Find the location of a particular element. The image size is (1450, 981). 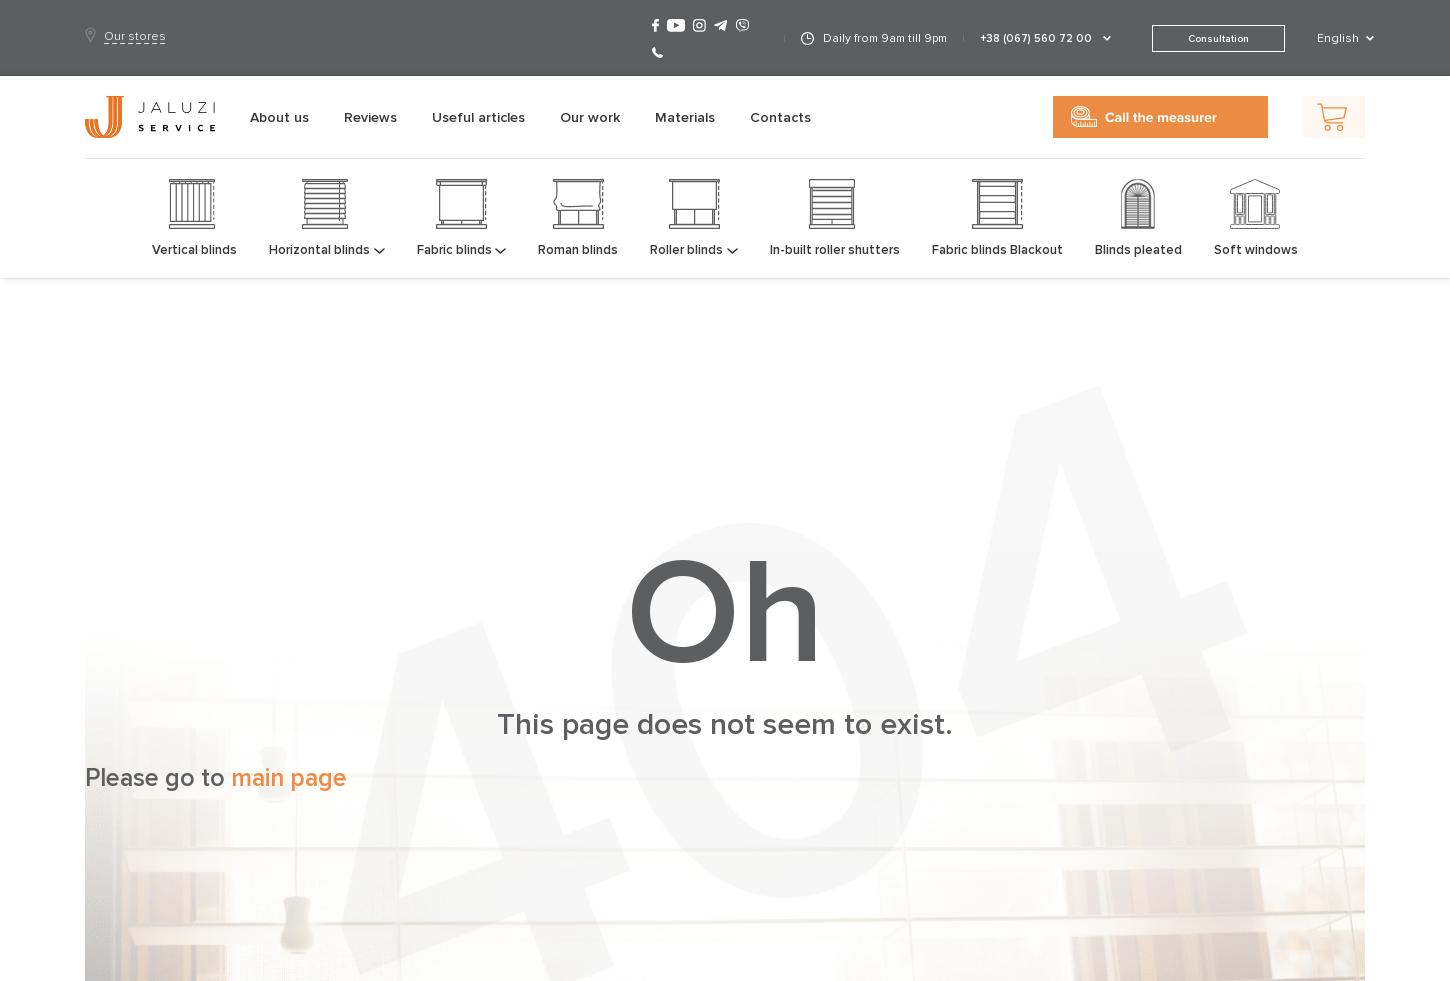

'This page does not seem to exist.' is located at coordinates (497, 724).